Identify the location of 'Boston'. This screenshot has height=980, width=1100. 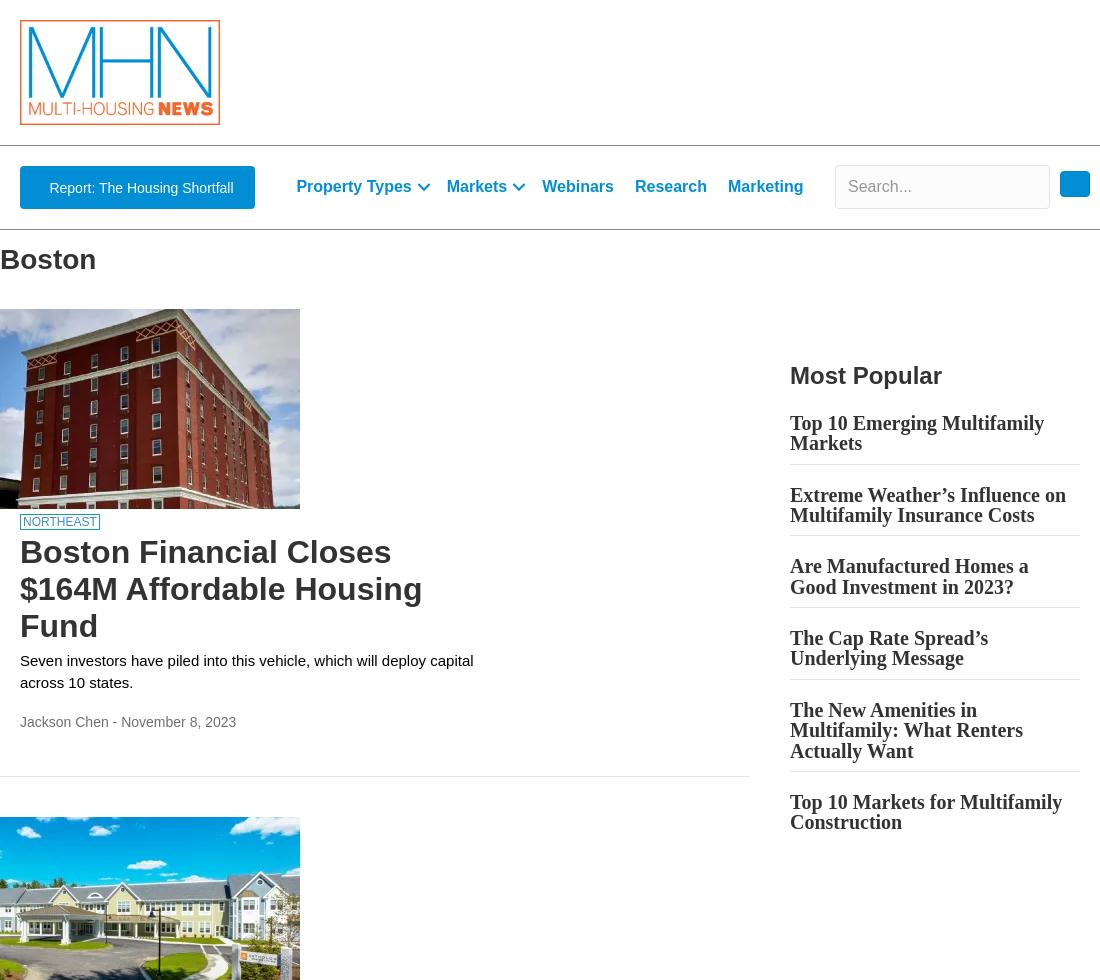
(46, 258).